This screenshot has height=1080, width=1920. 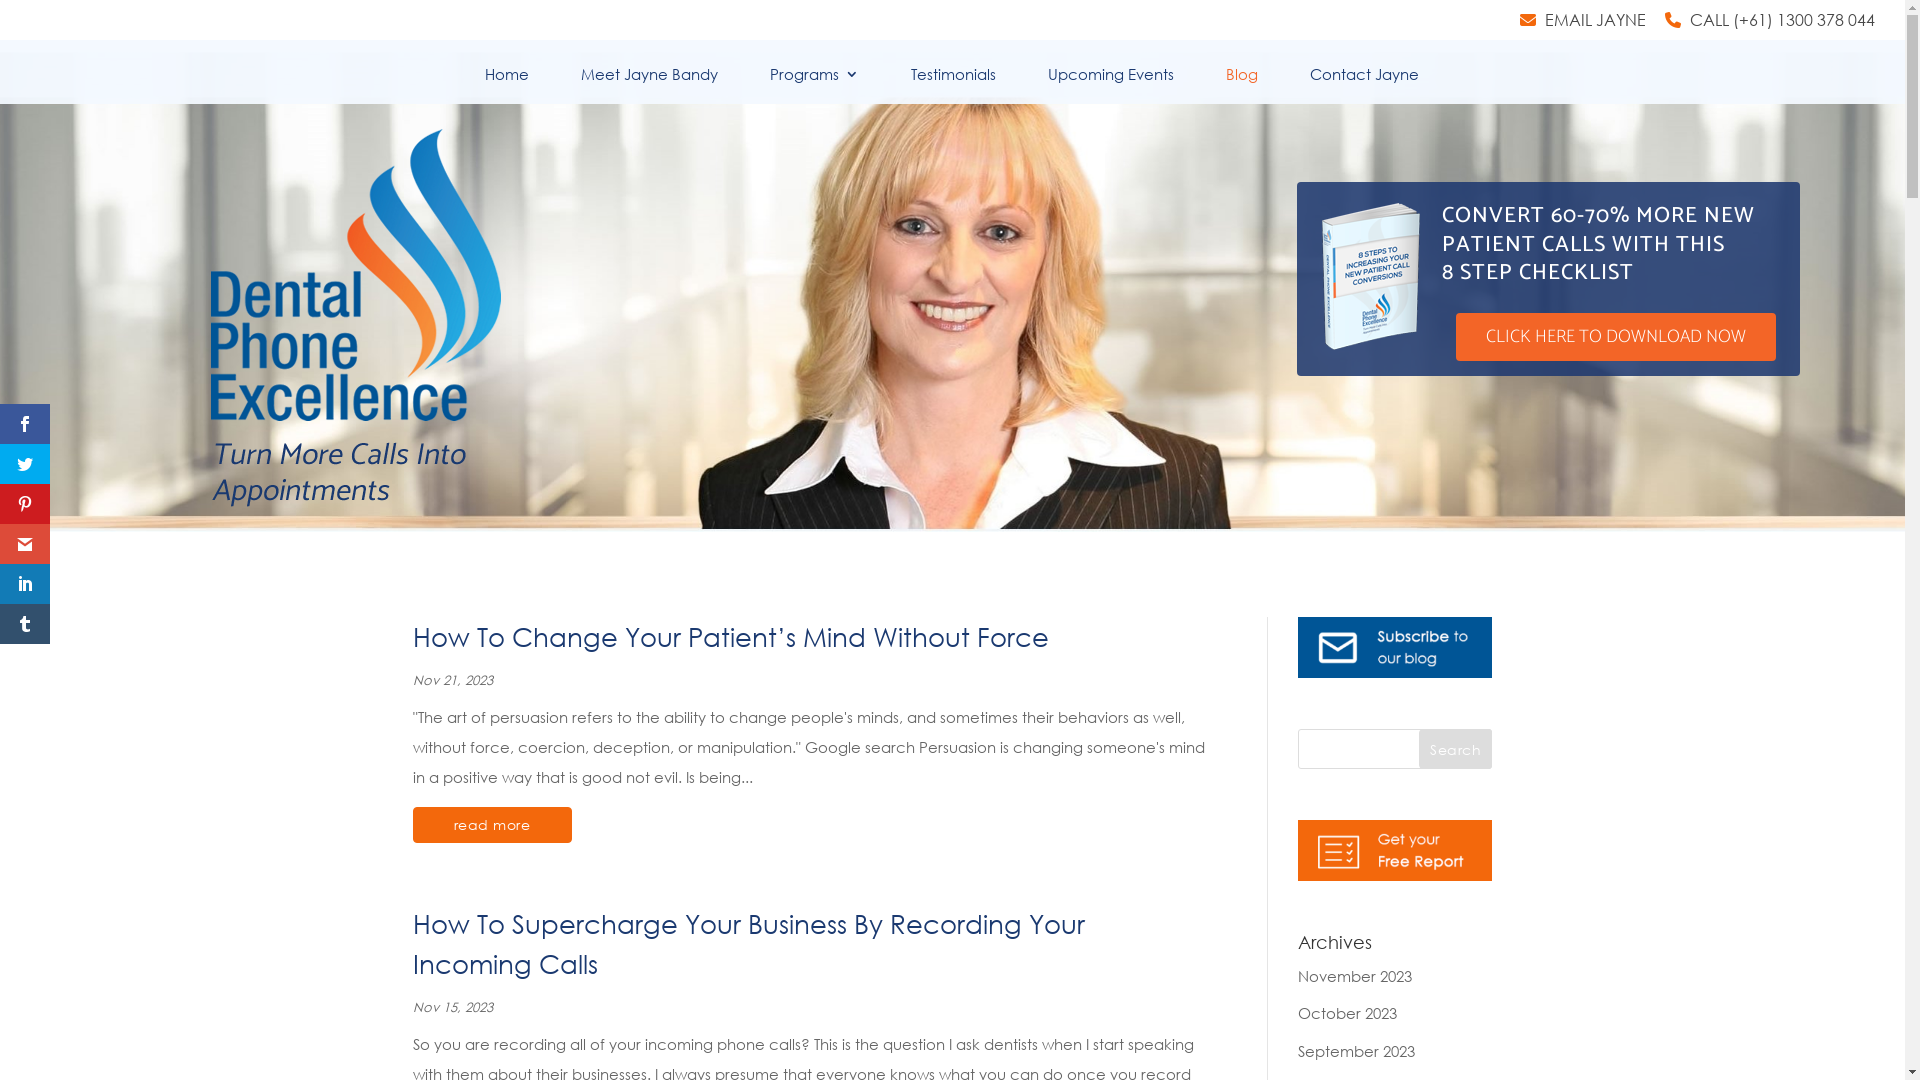 I want to click on 'November 2023', so click(x=1354, y=974).